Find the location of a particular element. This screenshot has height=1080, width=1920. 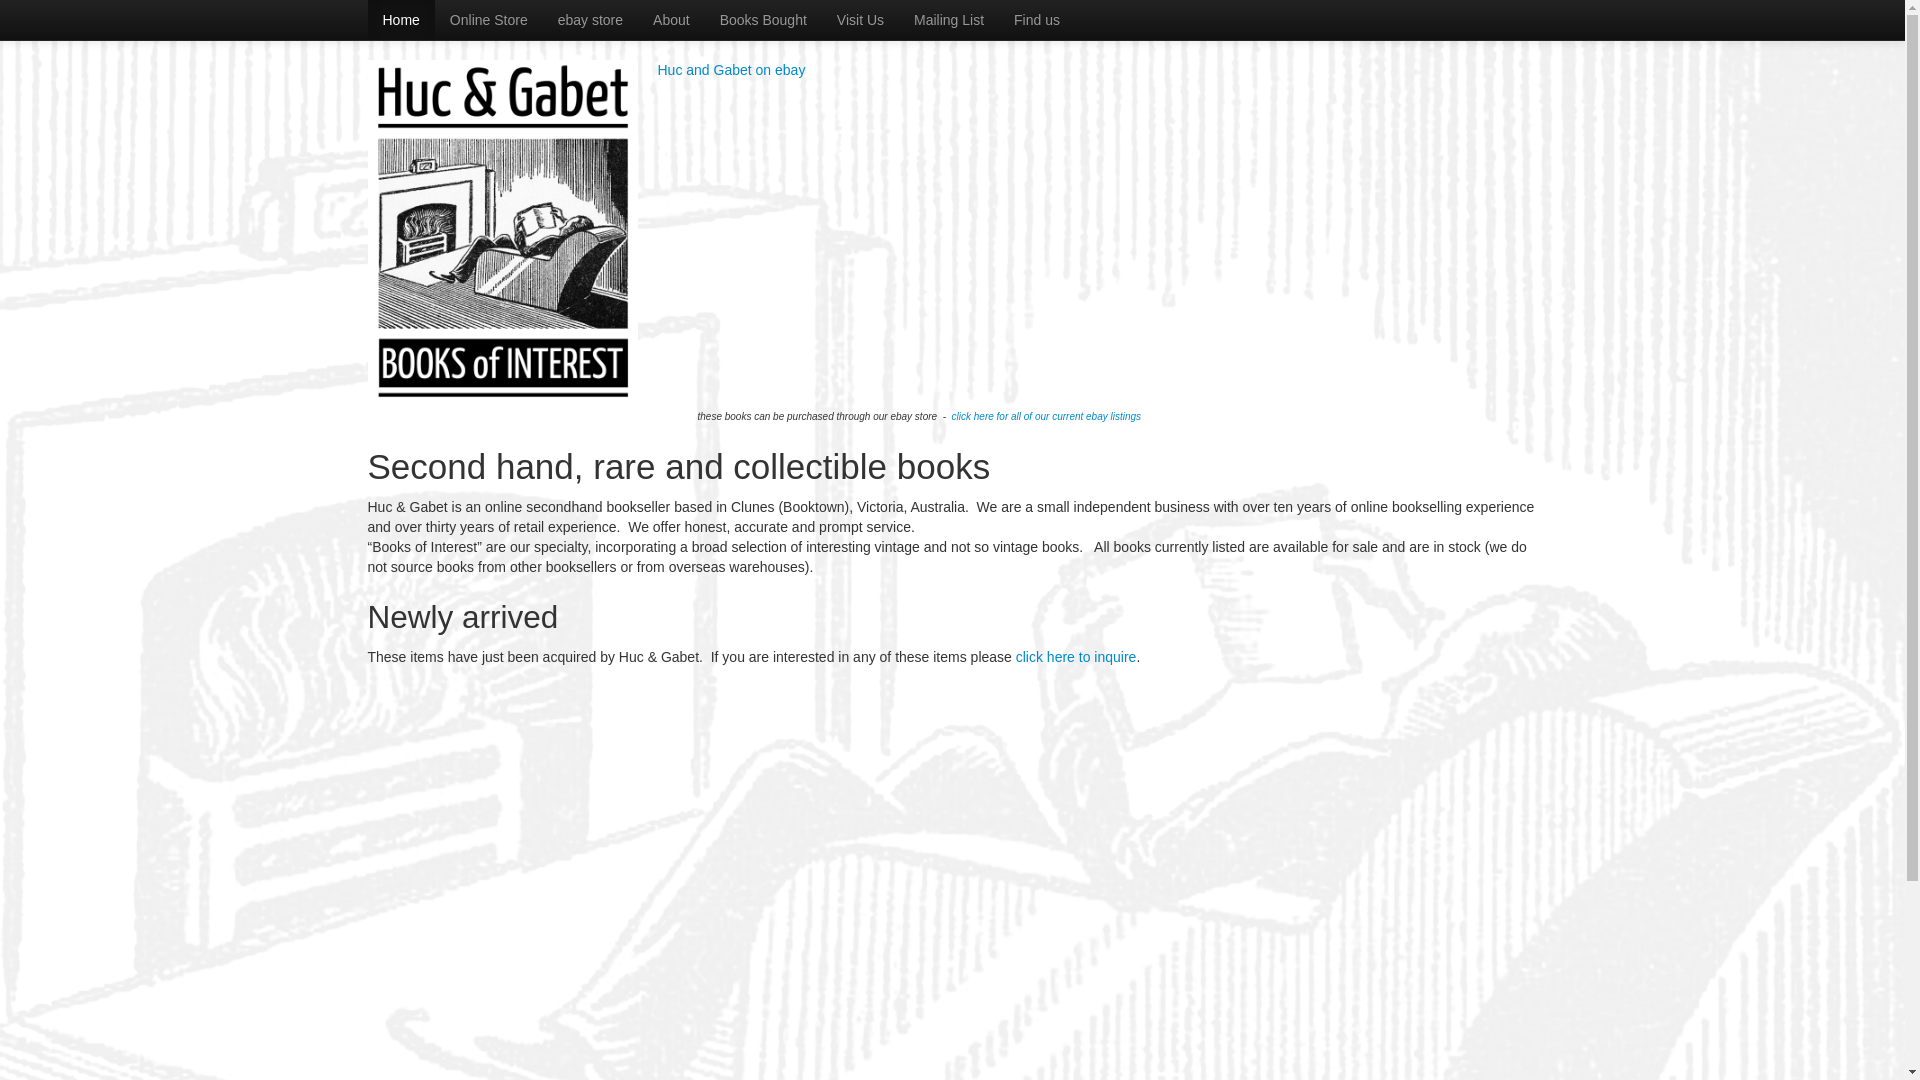

'Find us' is located at coordinates (1036, 19).